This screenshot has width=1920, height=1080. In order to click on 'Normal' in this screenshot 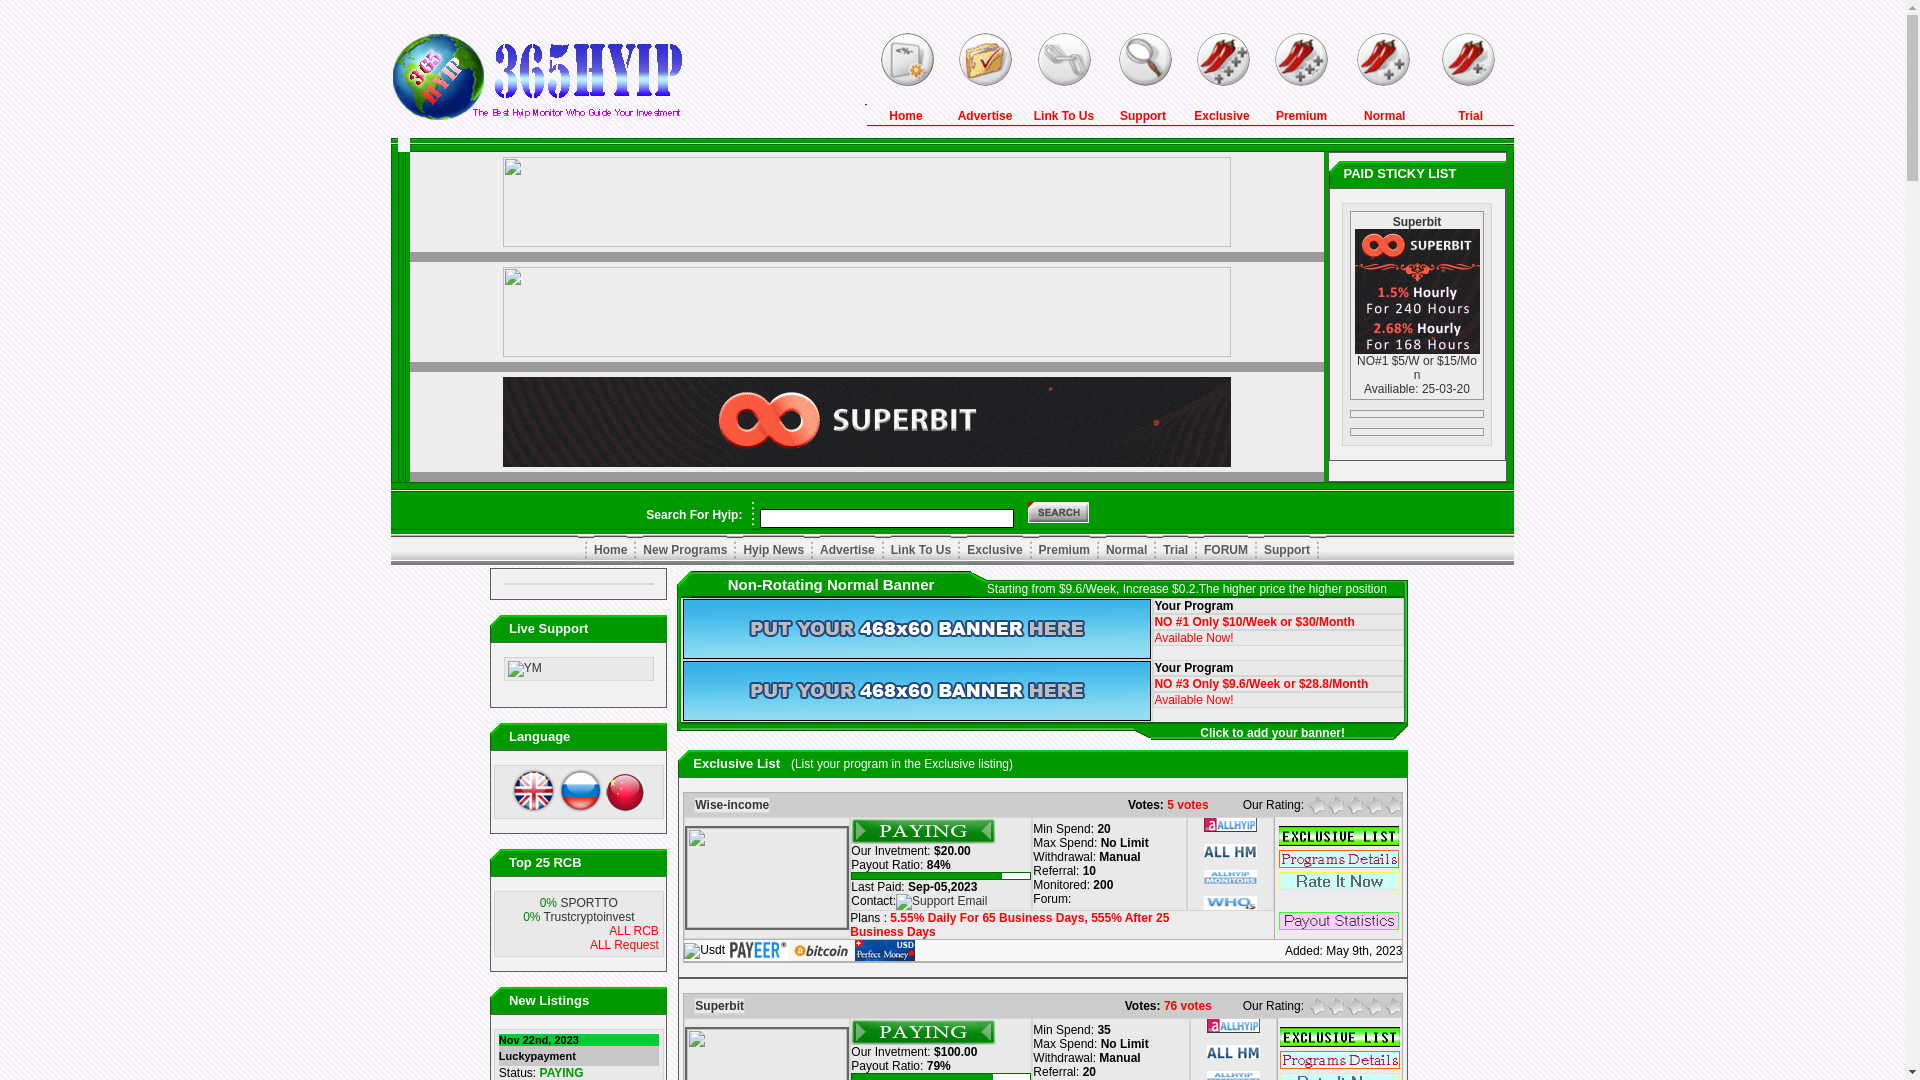, I will do `click(1126, 550)`.